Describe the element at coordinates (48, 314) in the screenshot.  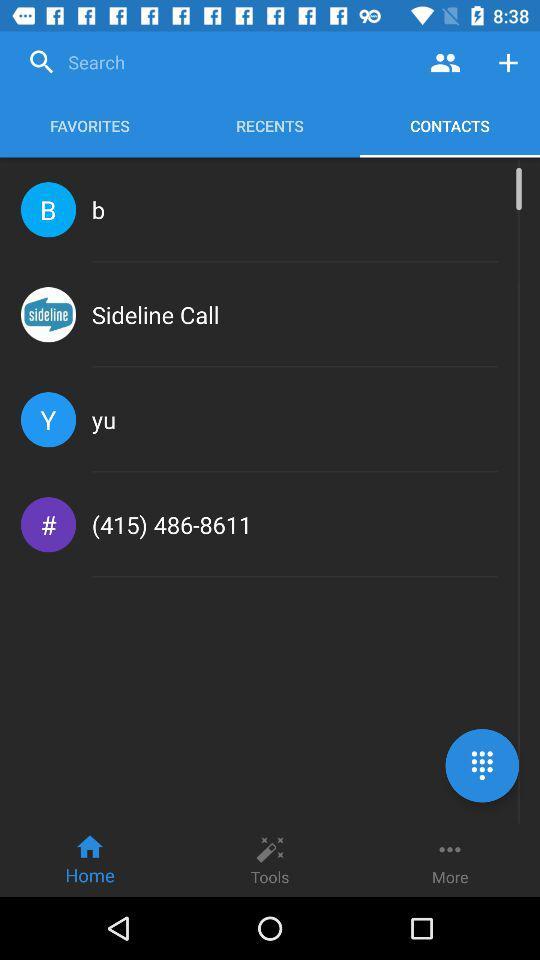
I see `icon next to sideline call icon` at that location.